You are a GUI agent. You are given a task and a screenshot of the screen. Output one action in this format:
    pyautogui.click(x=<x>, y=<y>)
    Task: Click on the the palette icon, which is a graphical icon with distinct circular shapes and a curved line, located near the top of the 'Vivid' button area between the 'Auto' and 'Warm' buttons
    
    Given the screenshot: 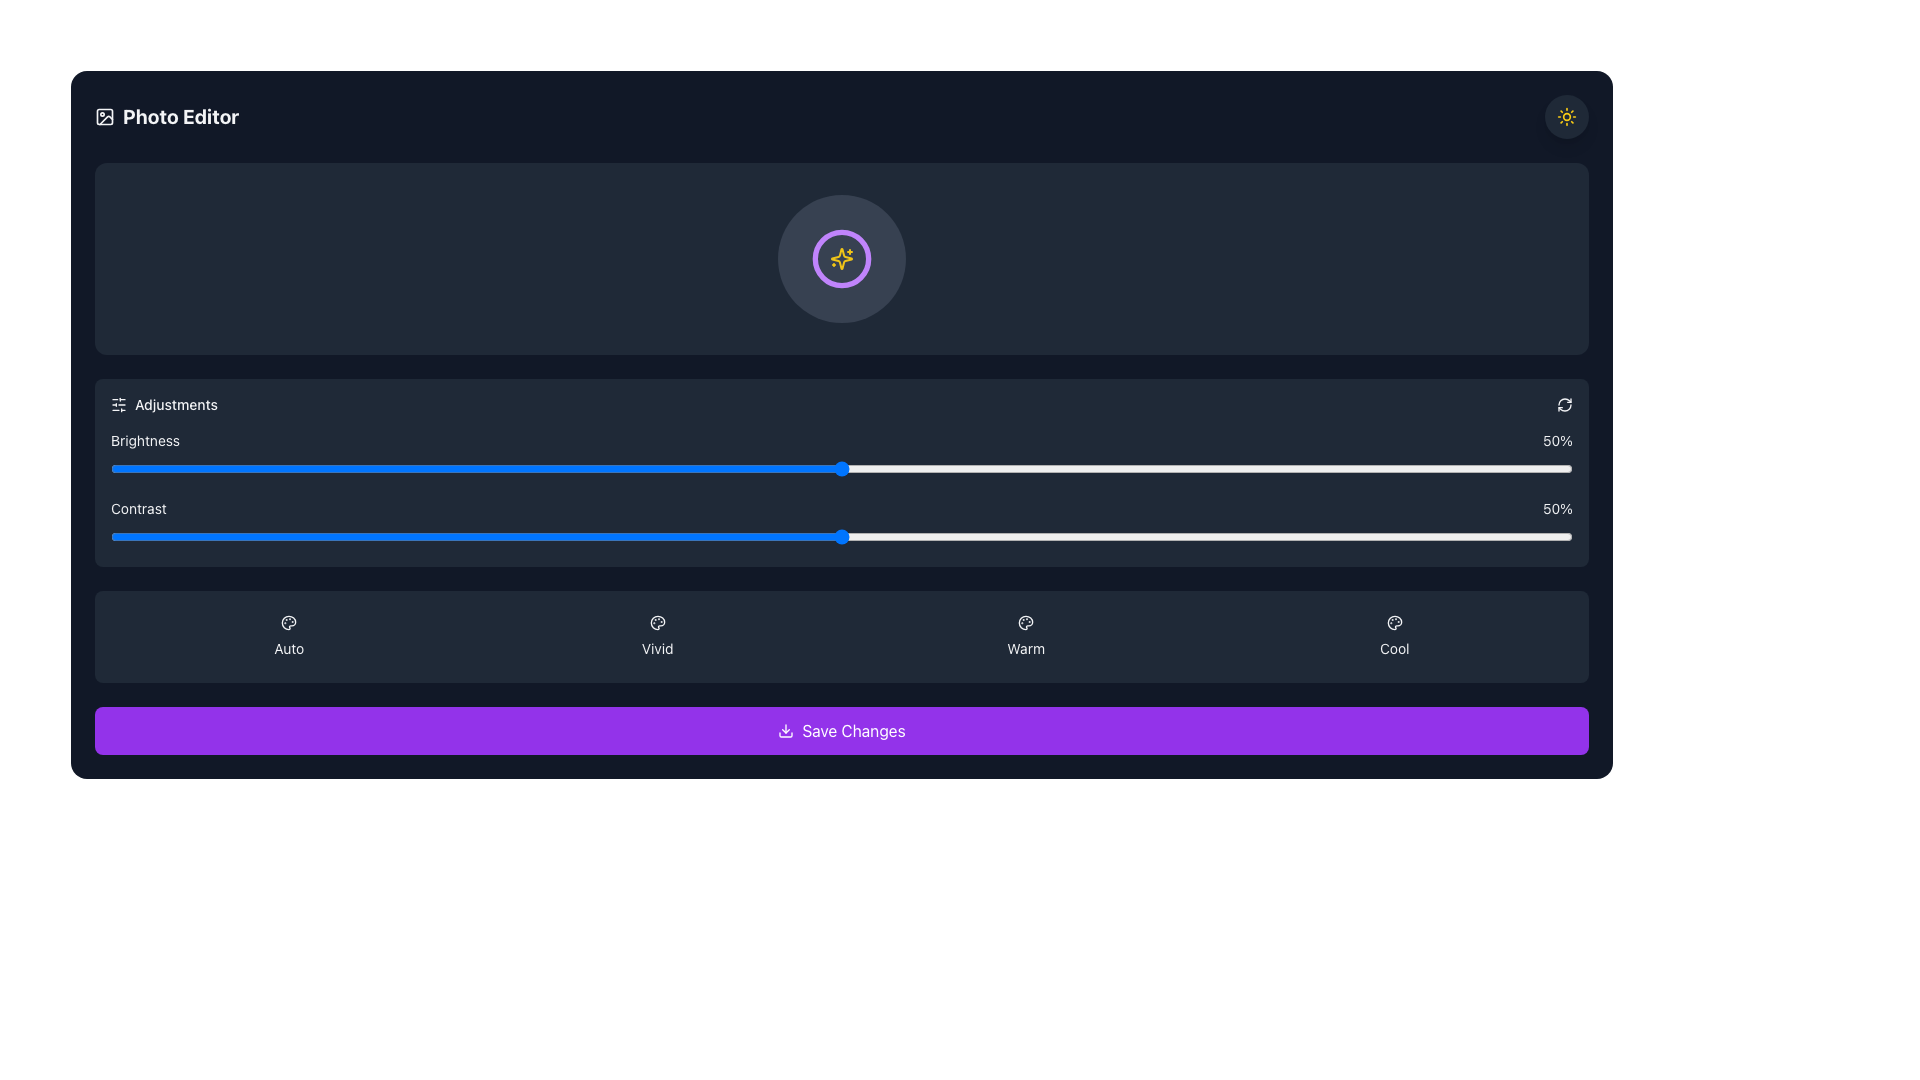 What is the action you would take?
    pyautogui.click(x=657, y=622)
    